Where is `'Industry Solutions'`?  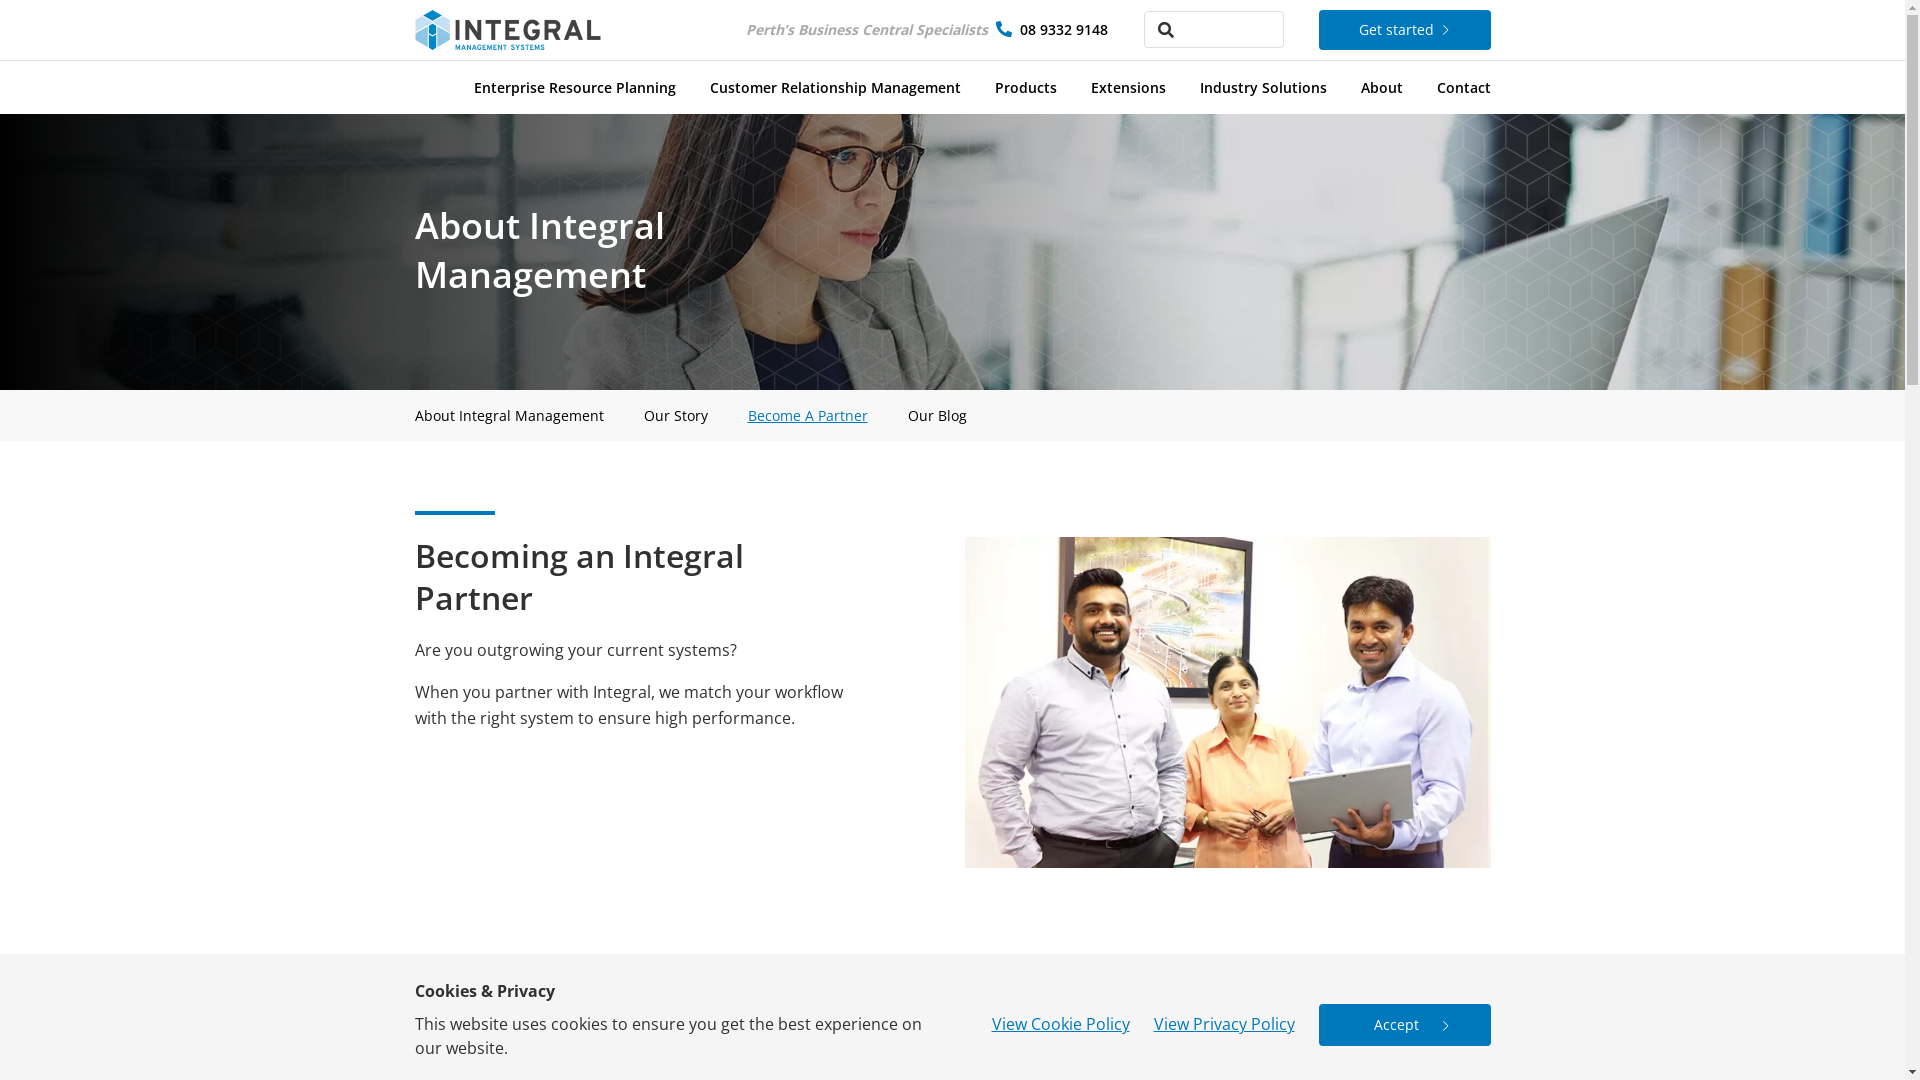
'Industry Solutions' is located at coordinates (1262, 82).